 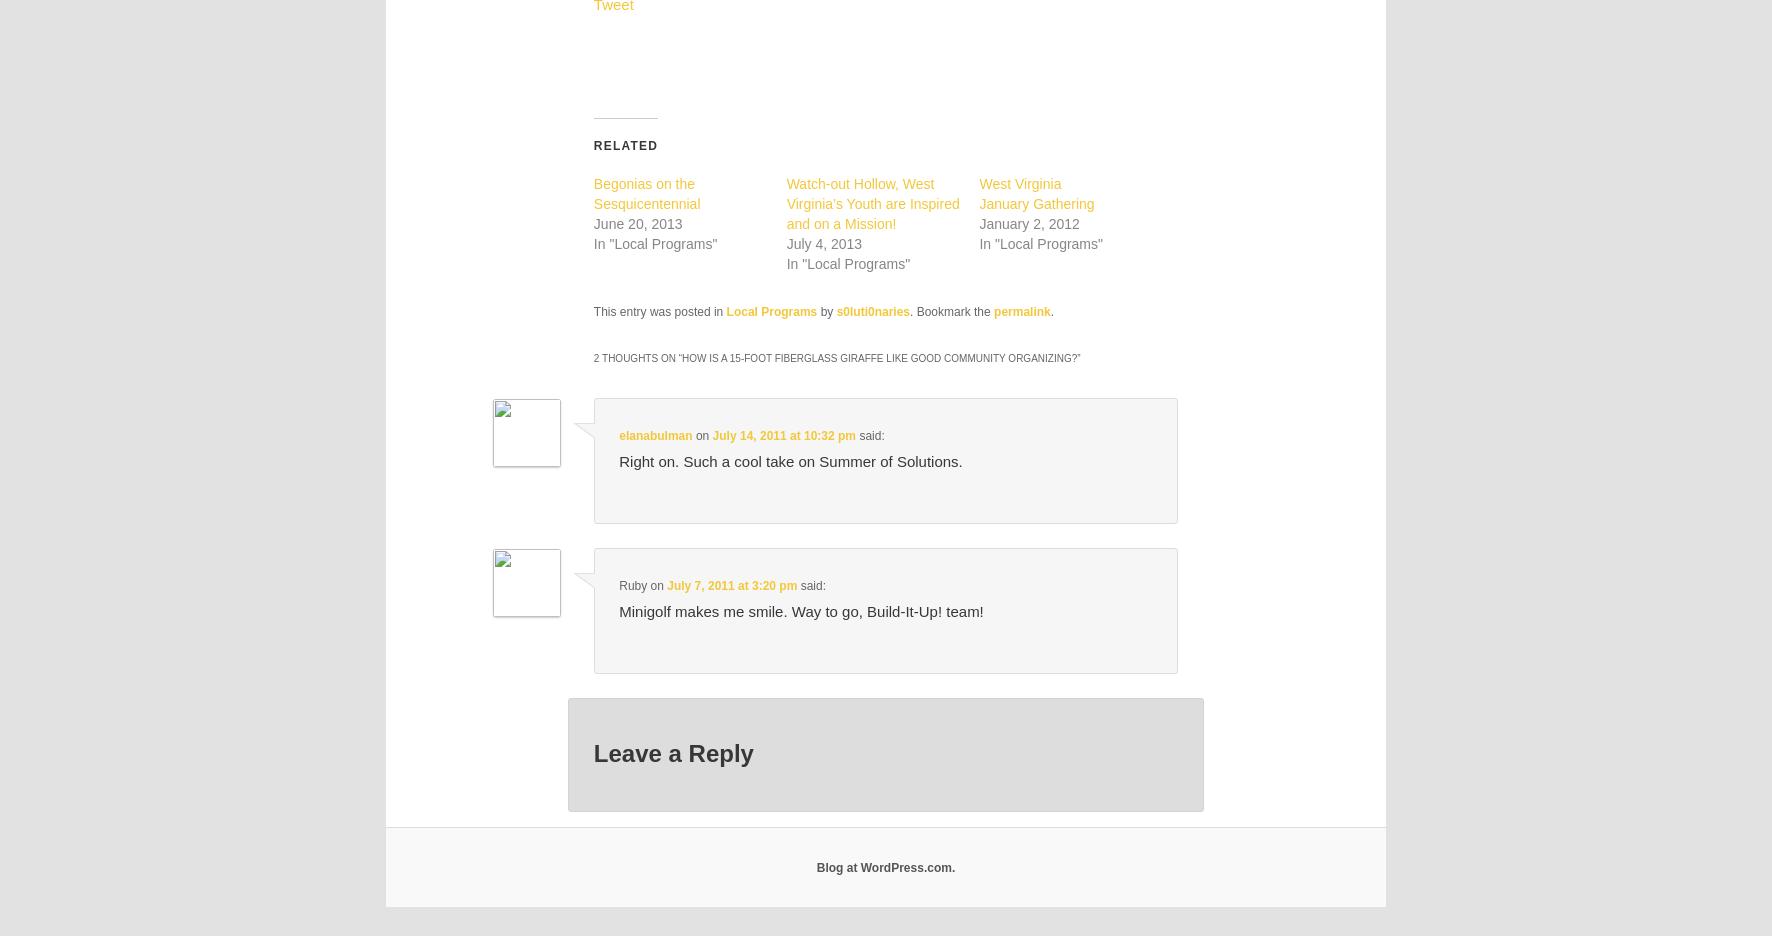 I want to click on 'Minigolf makes me smile. Way to go, Build-It-Up! team!', so click(x=800, y=610).